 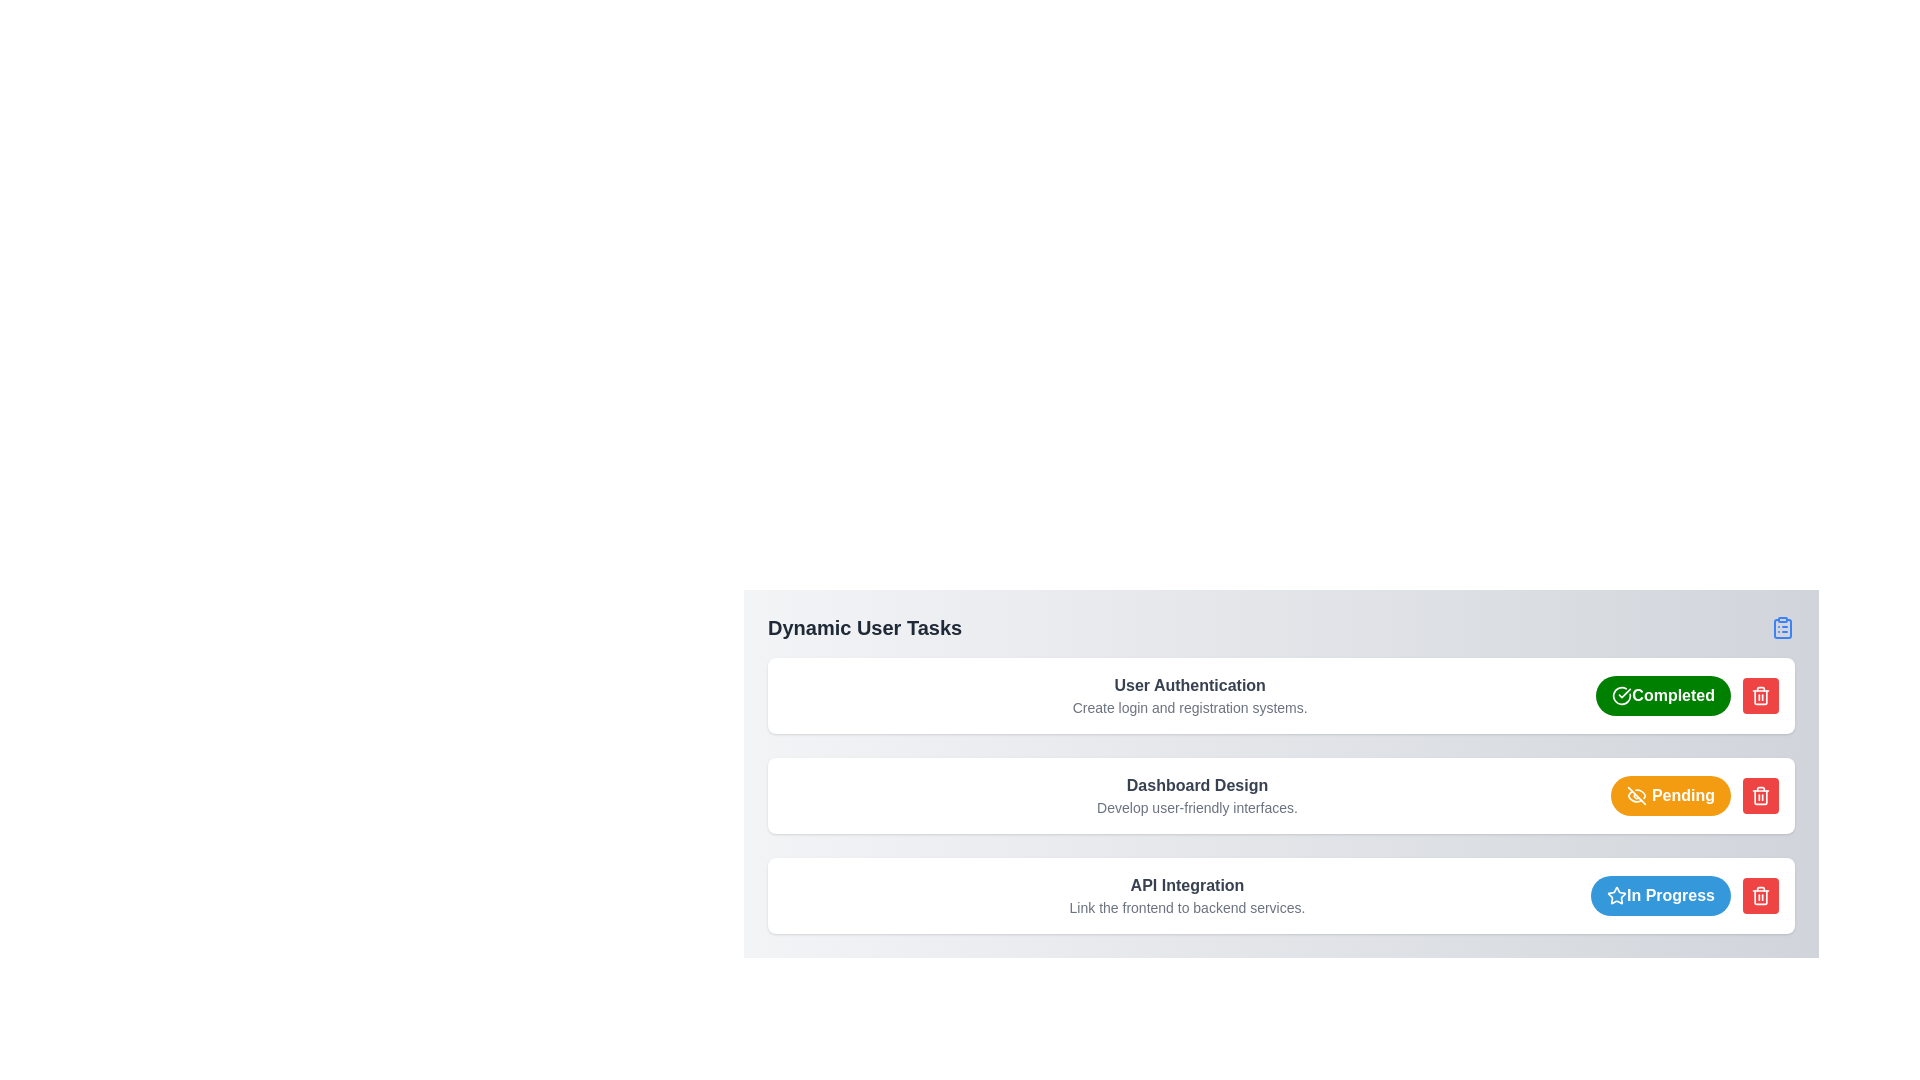 What do you see at coordinates (1197, 794) in the screenshot?
I see `the text block displaying the title and description of a task, located in the second task block of the task management interface, positioned between 'User Authentication' and 'API Integration'` at bounding box center [1197, 794].